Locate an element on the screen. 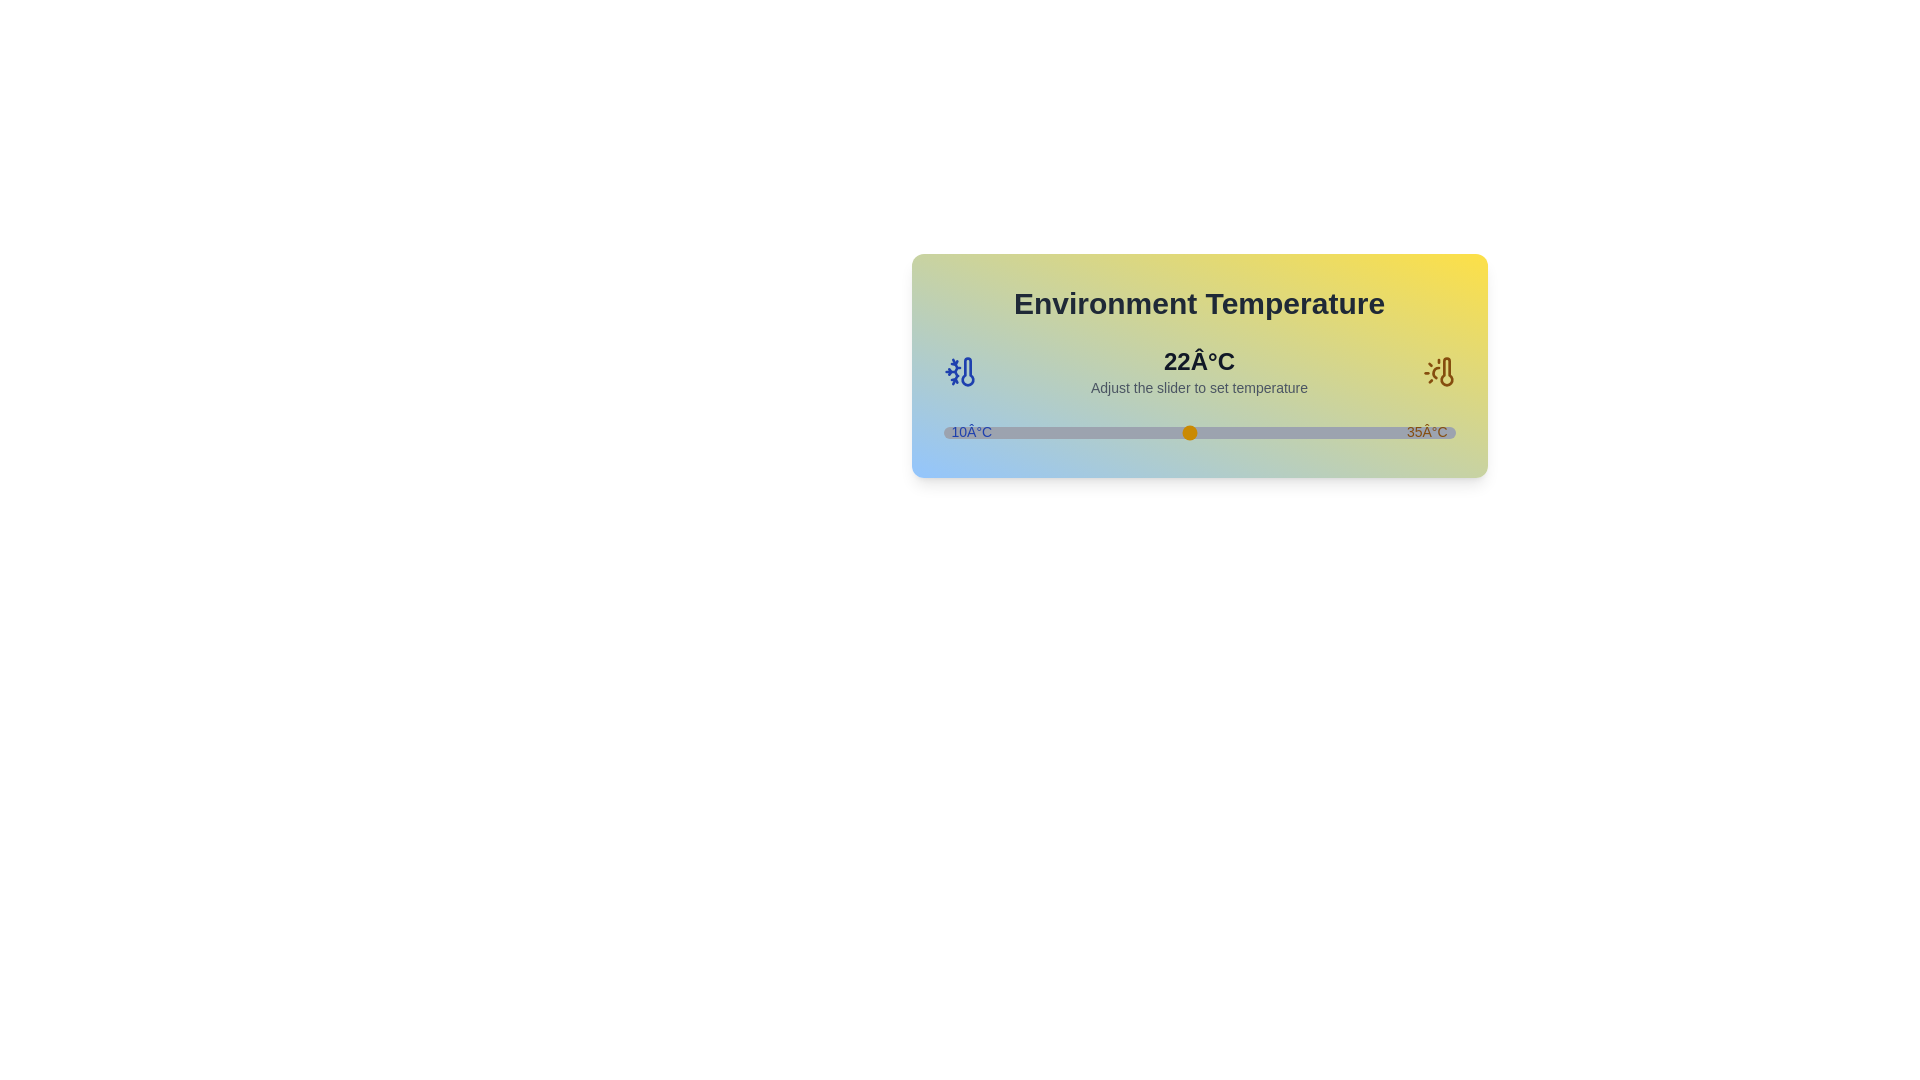  the slider to set the temperature to 31°C is located at coordinates (1372, 431).